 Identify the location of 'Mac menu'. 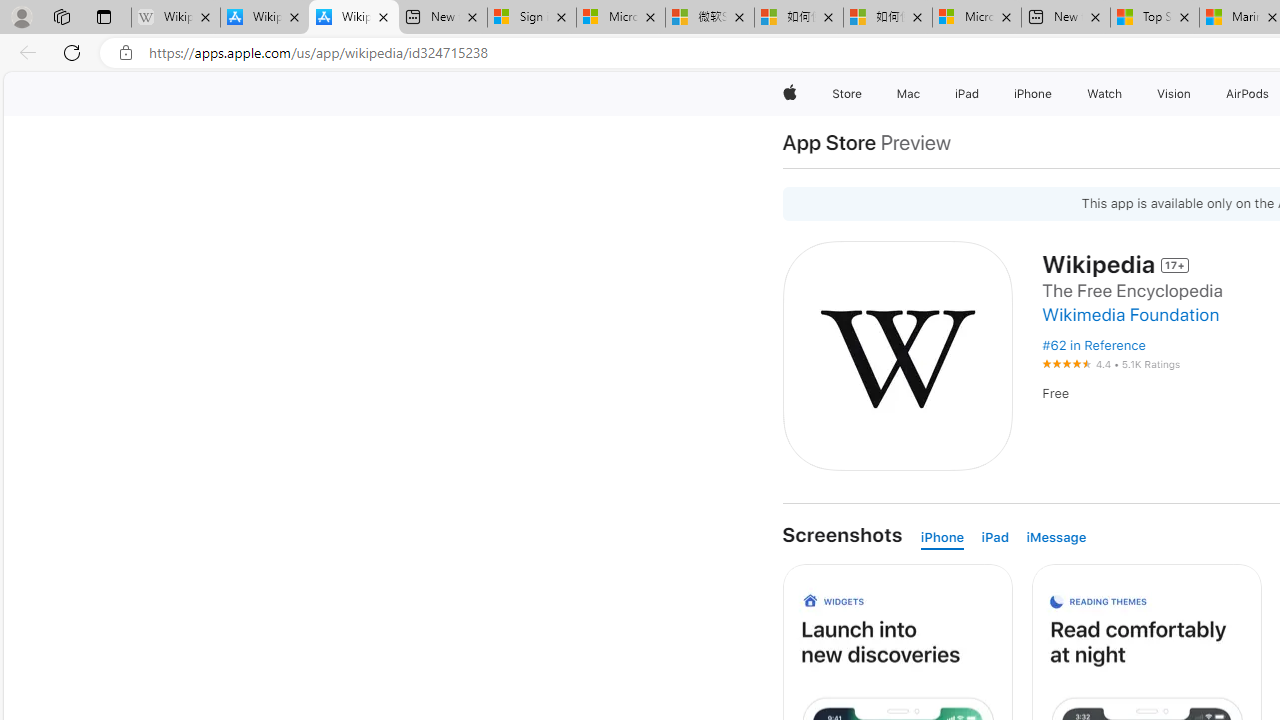
(921, 93).